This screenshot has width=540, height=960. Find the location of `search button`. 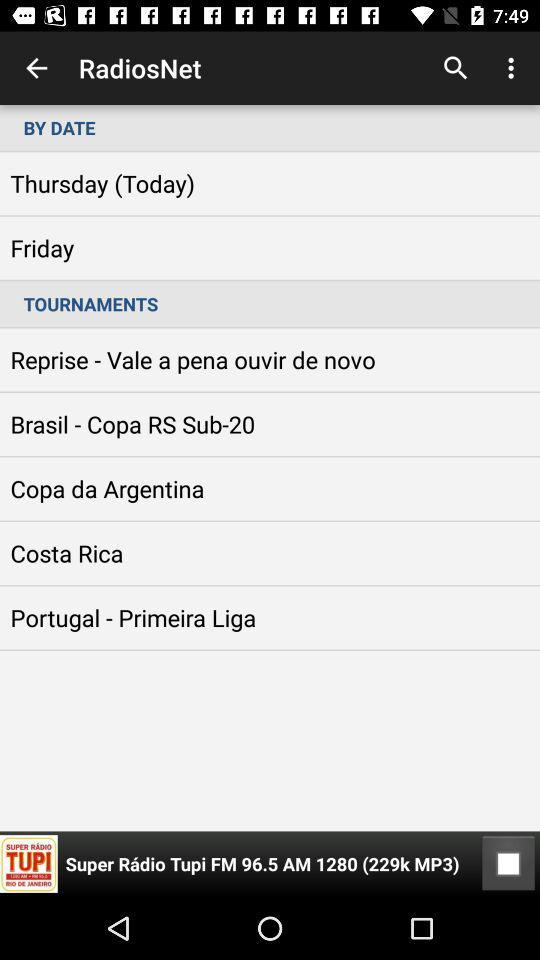

search button is located at coordinates (456, 68).